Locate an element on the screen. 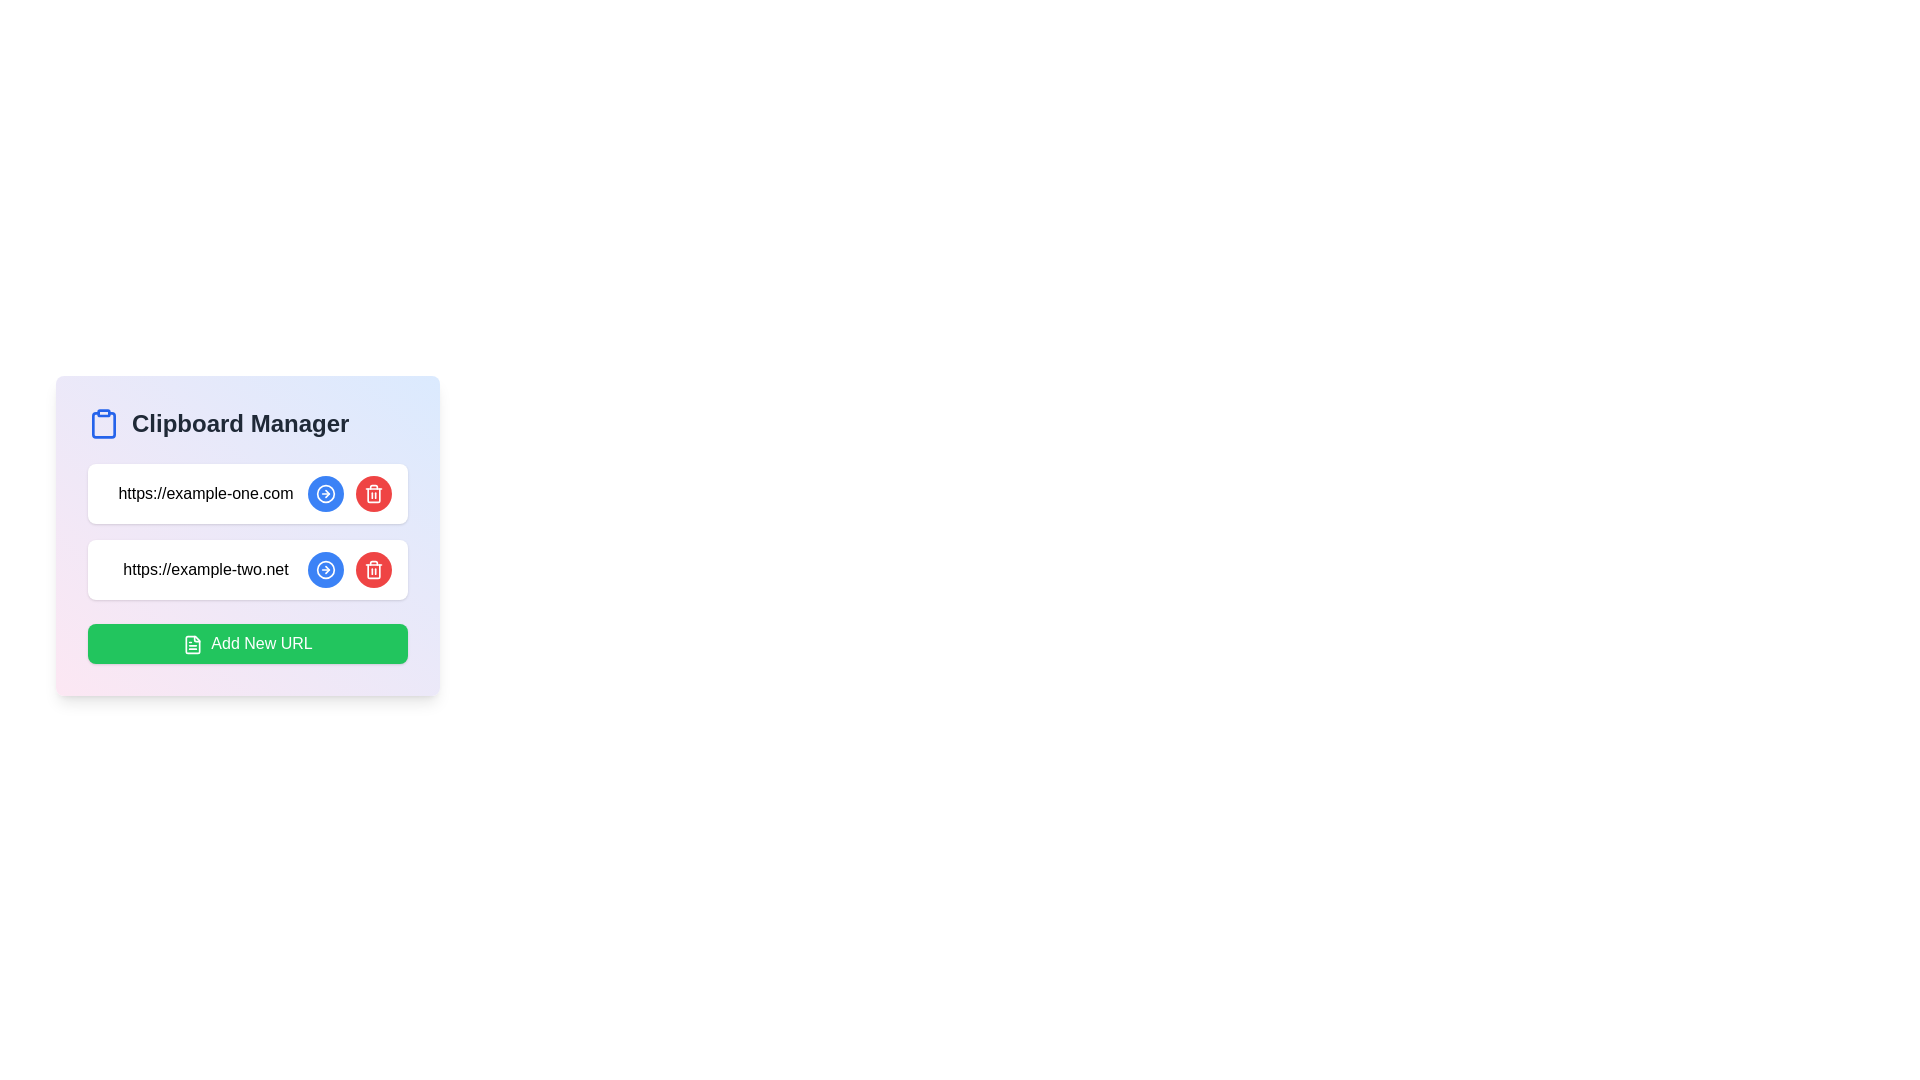 The width and height of the screenshot is (1920, 1080). the first circular button in the right section of the row containing the URL 'https://example-two.net' is located at coordinates (326, 570).